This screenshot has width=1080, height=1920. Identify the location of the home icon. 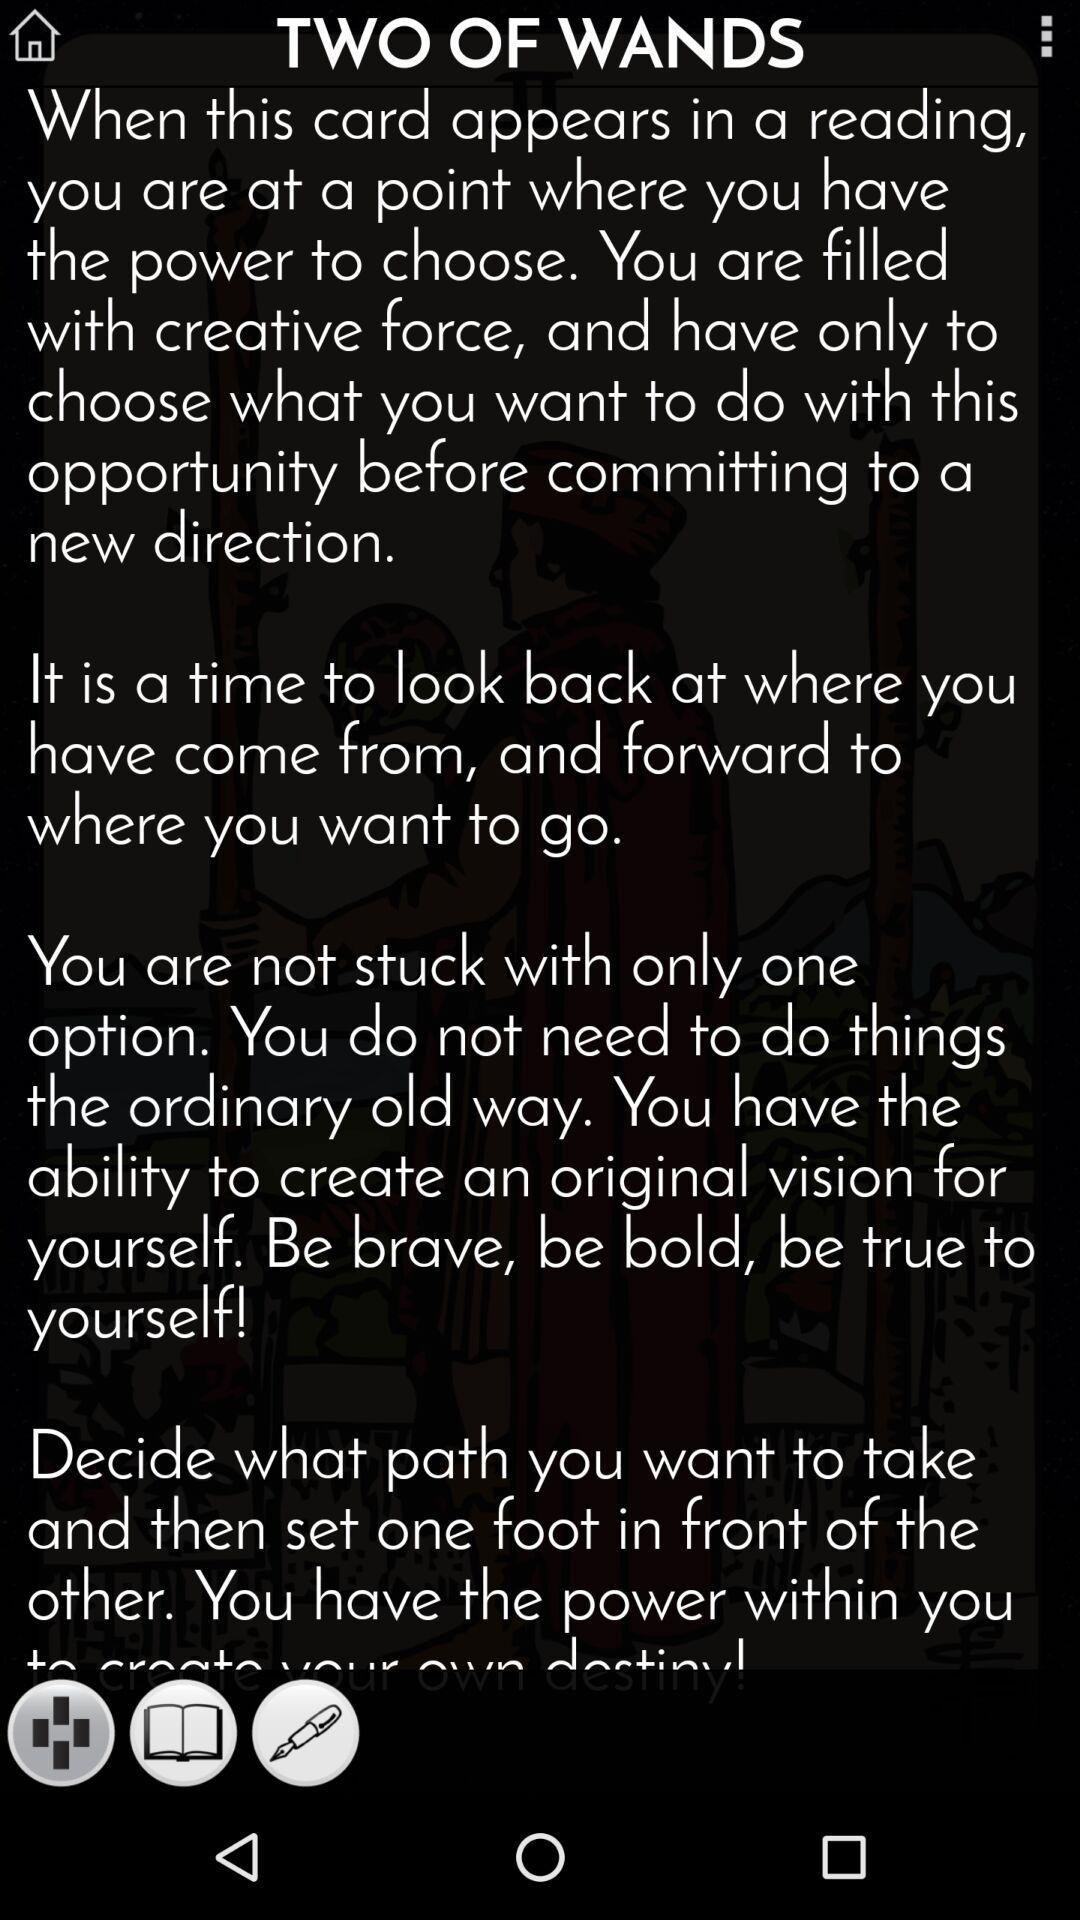
(34, 37).